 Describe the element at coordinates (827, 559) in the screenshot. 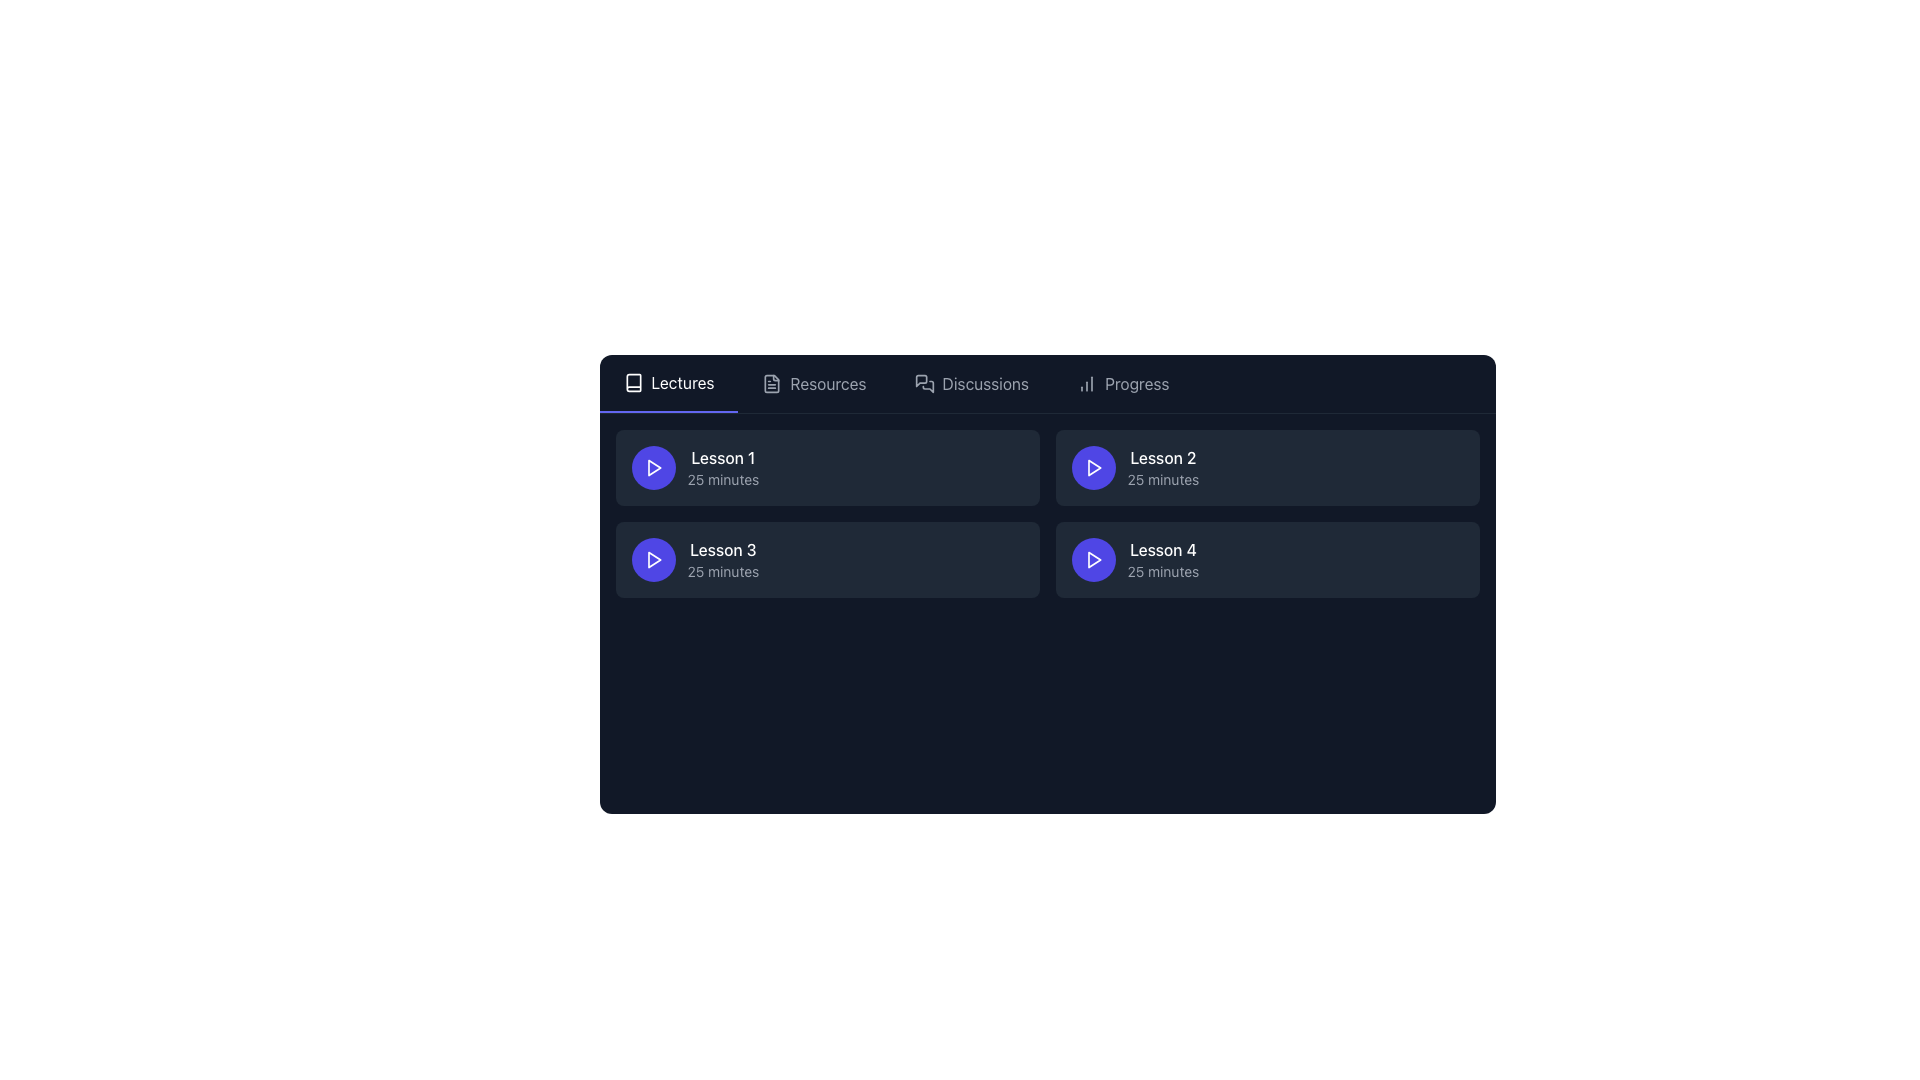

I see `the 'Lesson 3' card component located` at that location.